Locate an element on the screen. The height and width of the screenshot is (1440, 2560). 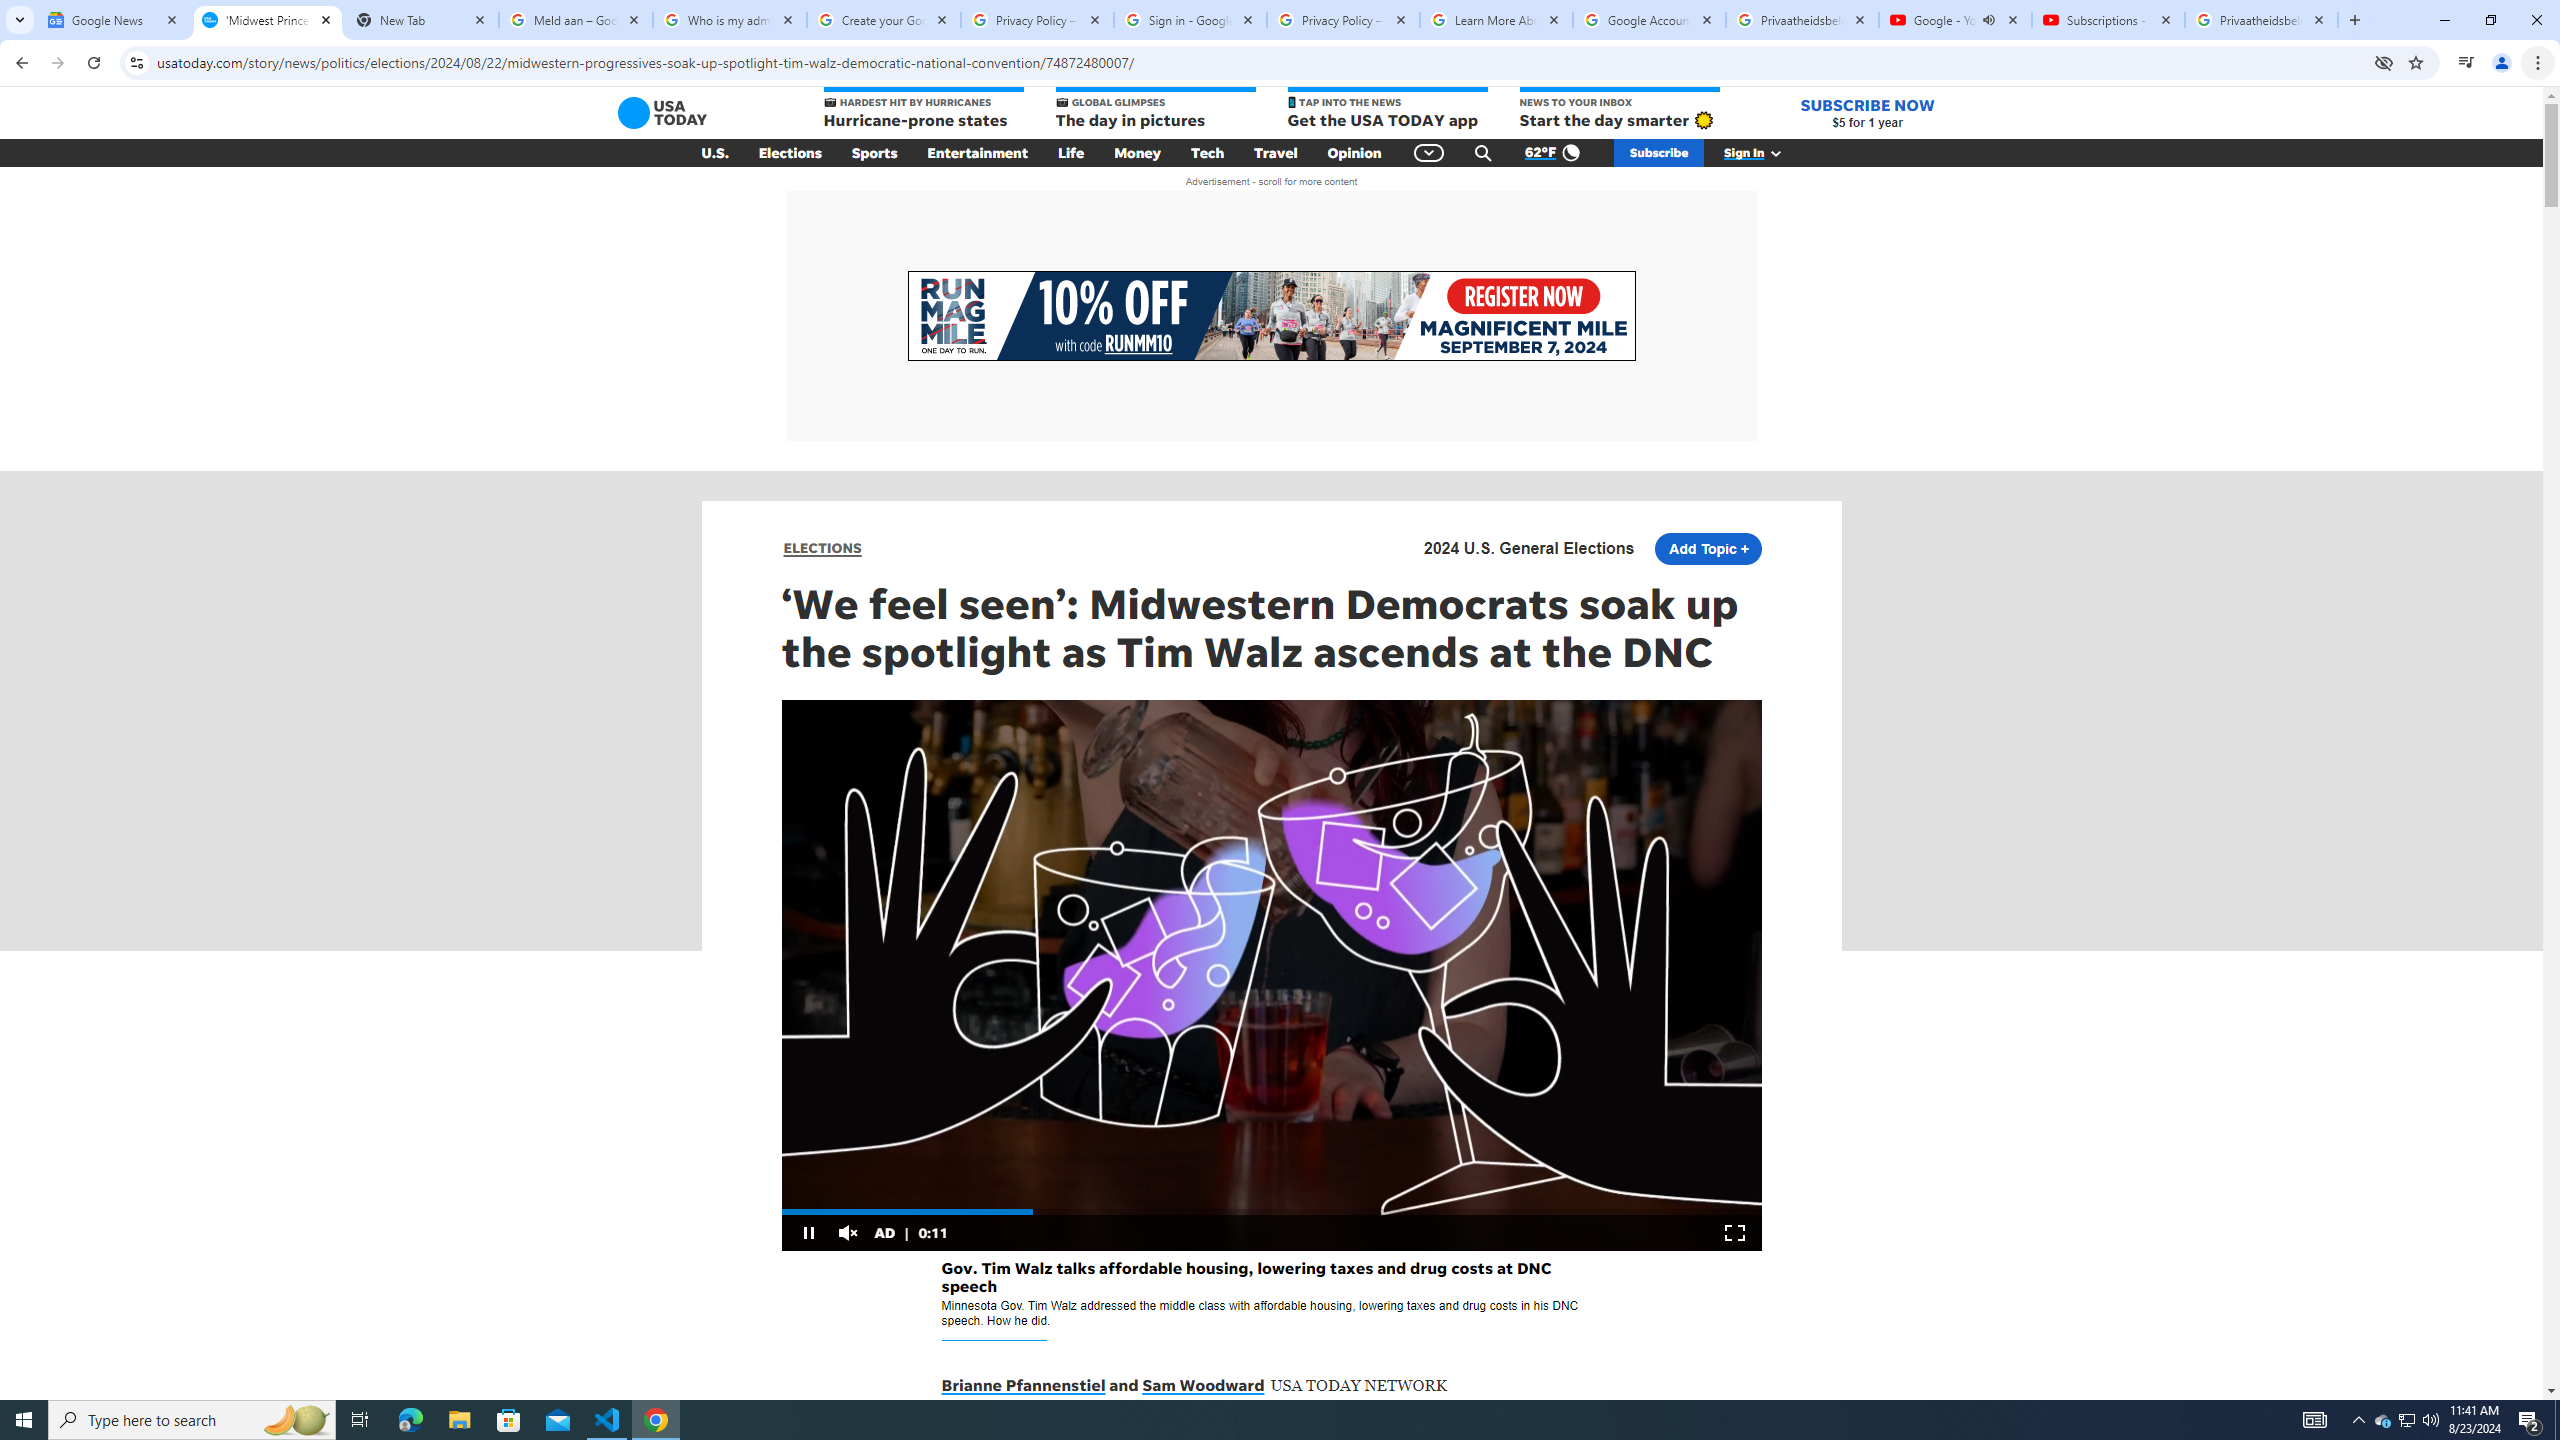
'Control your music, videos, and more' is located at coordinates (2466, 62).